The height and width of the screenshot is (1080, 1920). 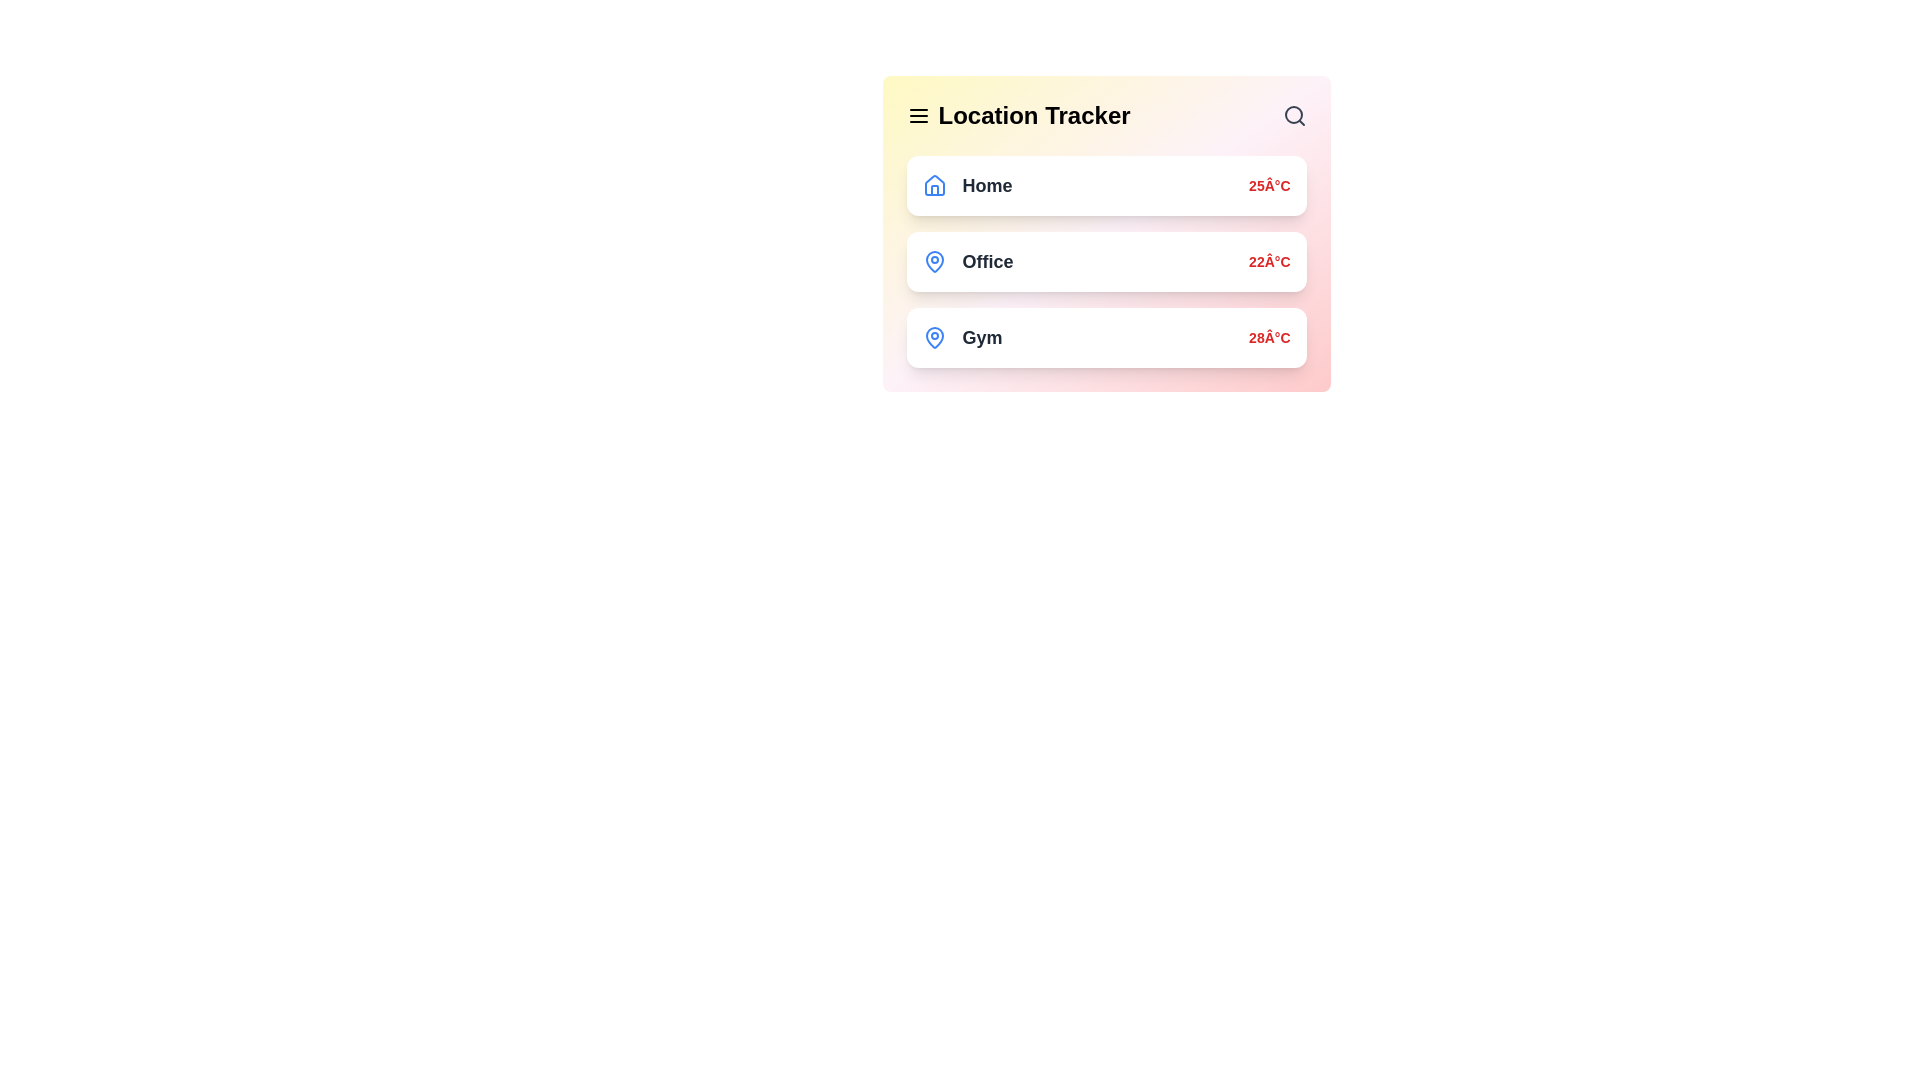 What do you see at coordinates (1294, 115) in the screenshot?
I see `the search icon to activate the search functionality` at bounding box center [1294, 115].